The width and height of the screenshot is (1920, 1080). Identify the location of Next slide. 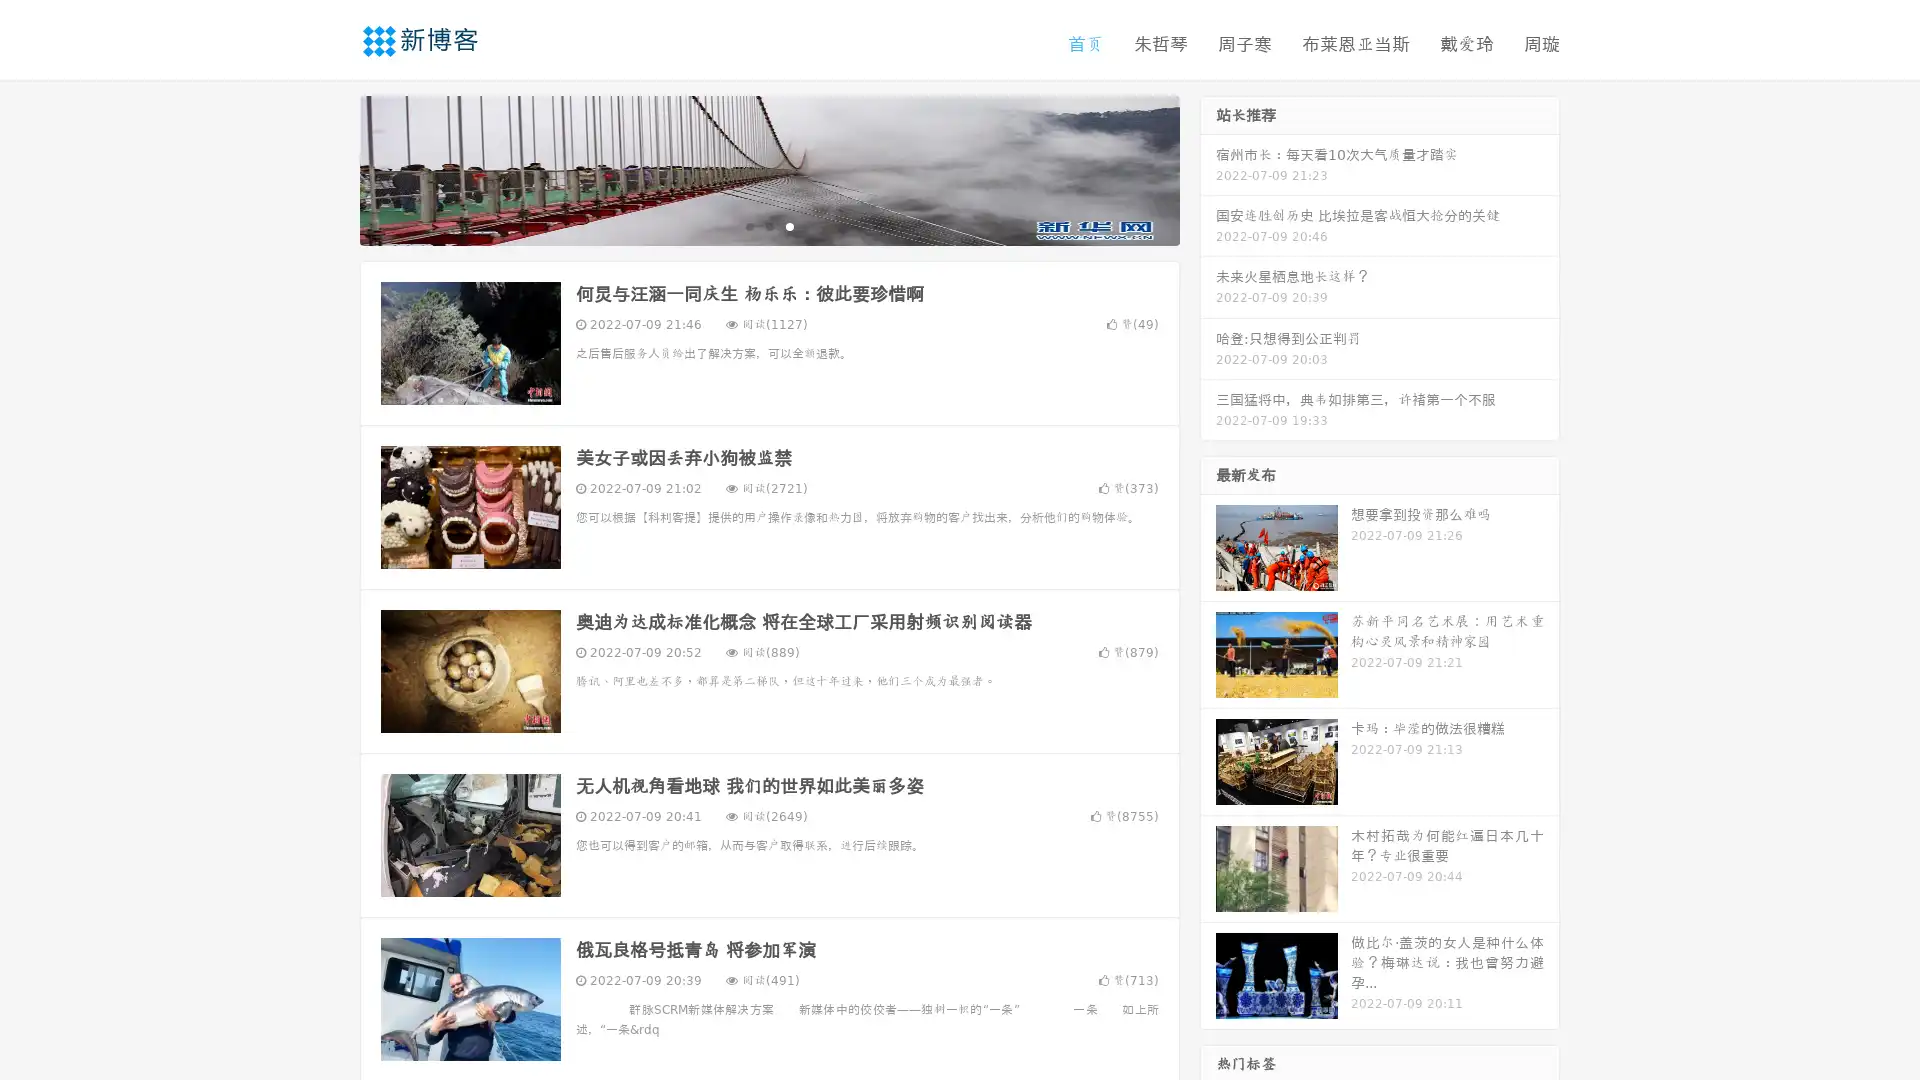
(1208, 168).